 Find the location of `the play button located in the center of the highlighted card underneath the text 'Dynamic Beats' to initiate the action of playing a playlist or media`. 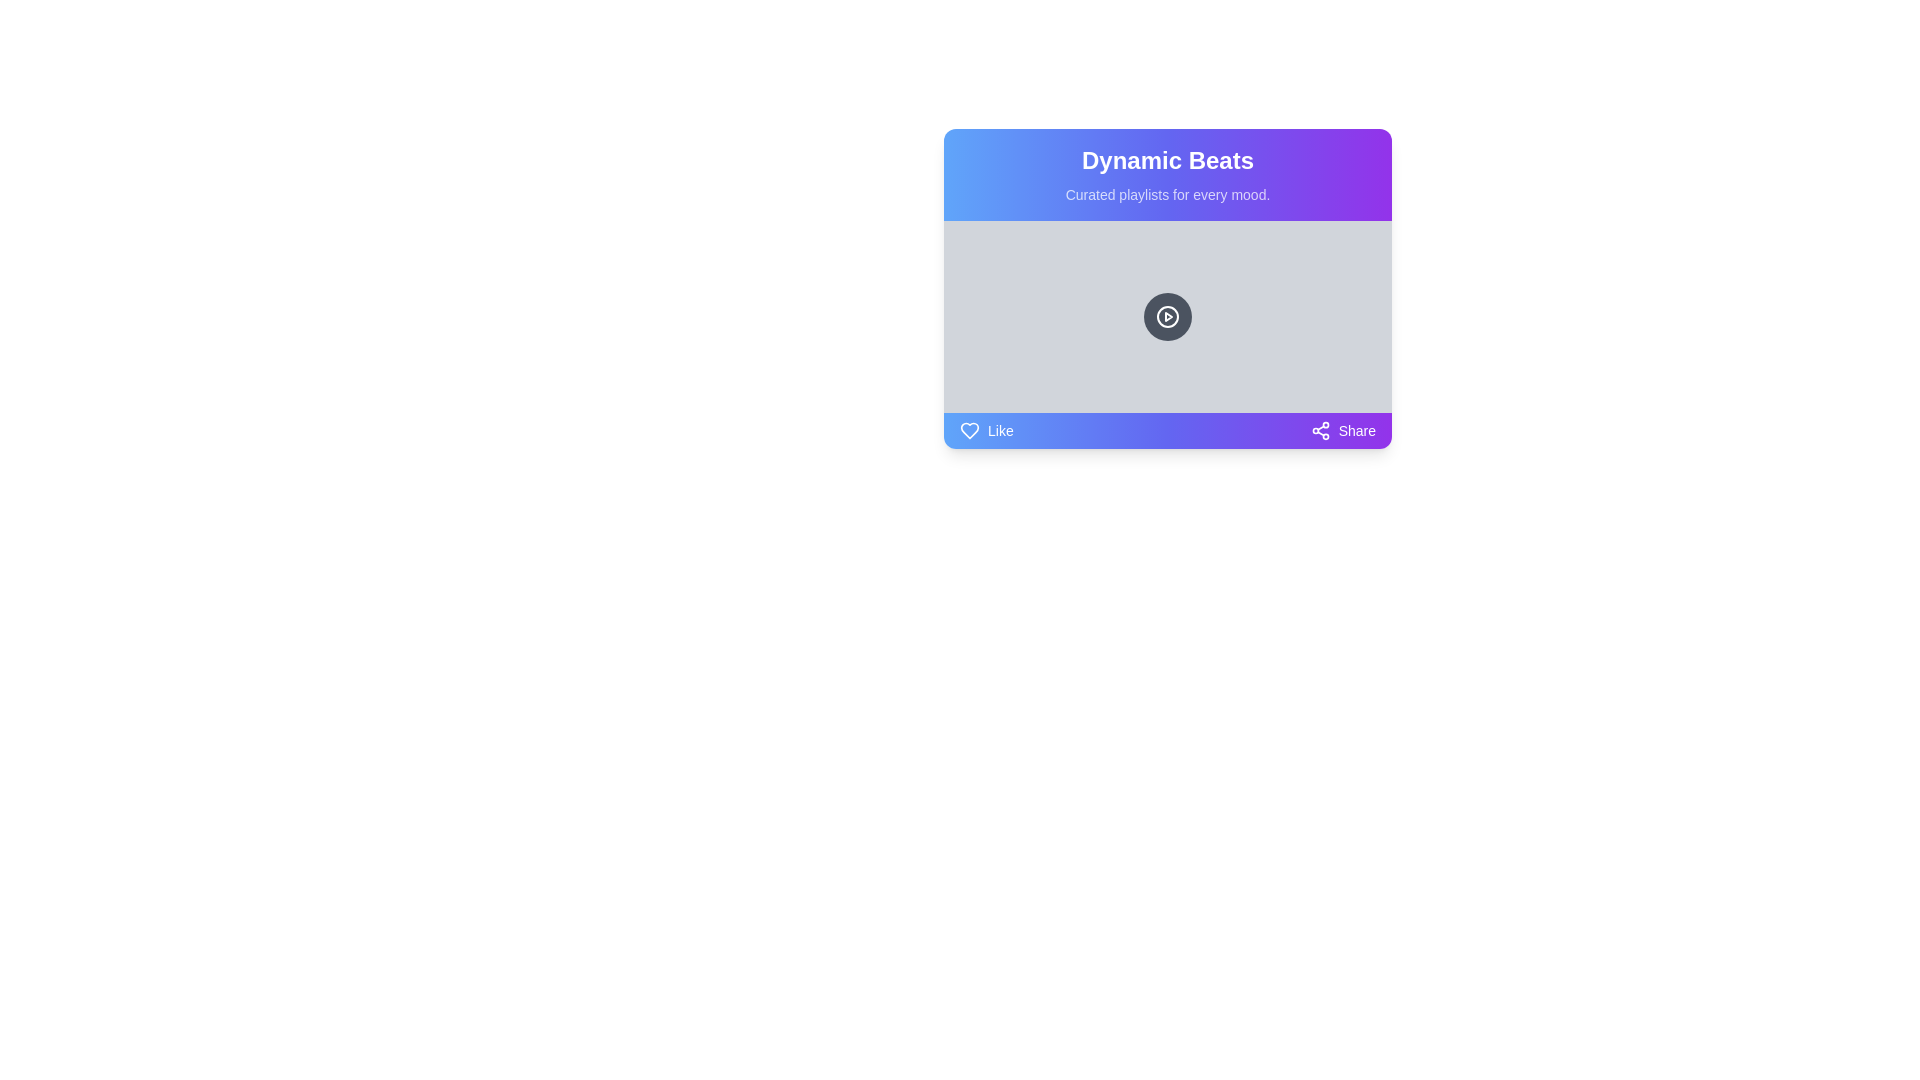

the play button located in the center of the highlighted card underneath the text 'Dynamic Beats' to initiate the action of playing a playlist or media is located at coordinates (1167, 289).